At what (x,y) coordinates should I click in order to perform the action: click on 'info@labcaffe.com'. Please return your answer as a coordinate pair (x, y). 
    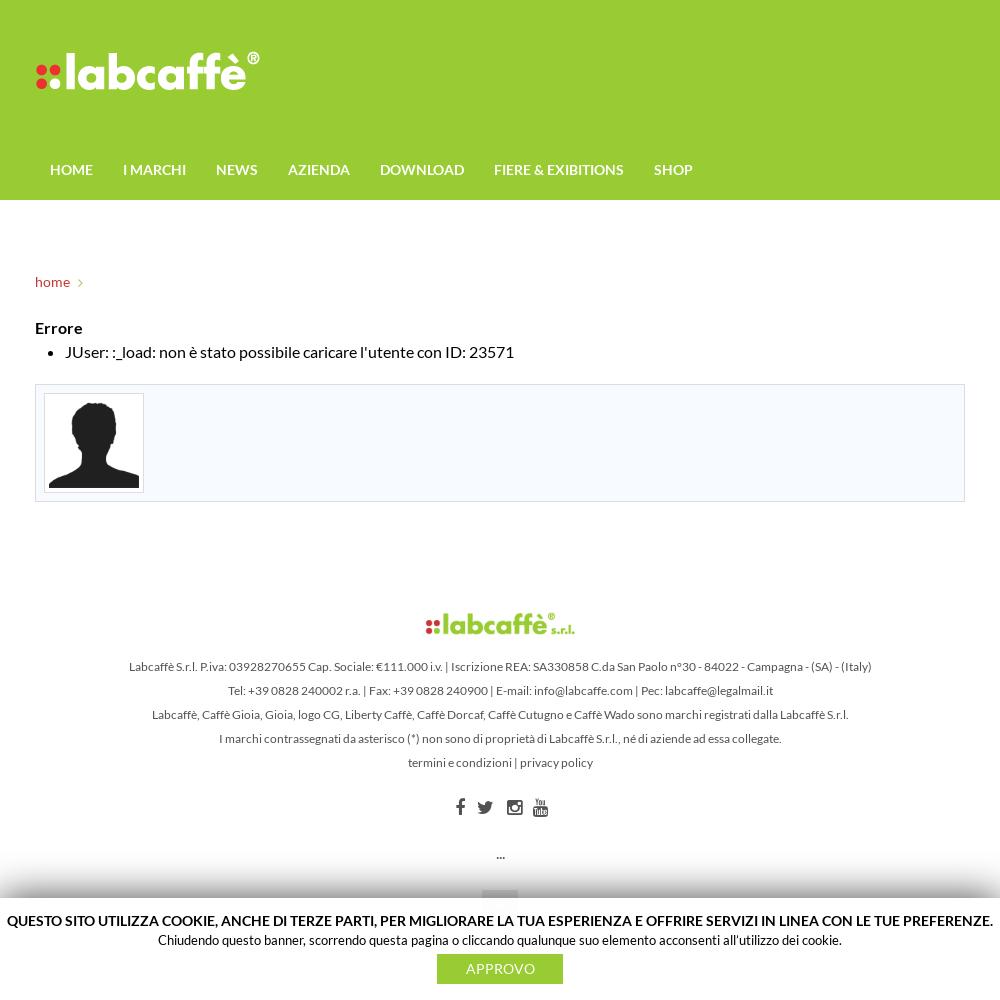
    Looking at the image, I should click on (581, 689).